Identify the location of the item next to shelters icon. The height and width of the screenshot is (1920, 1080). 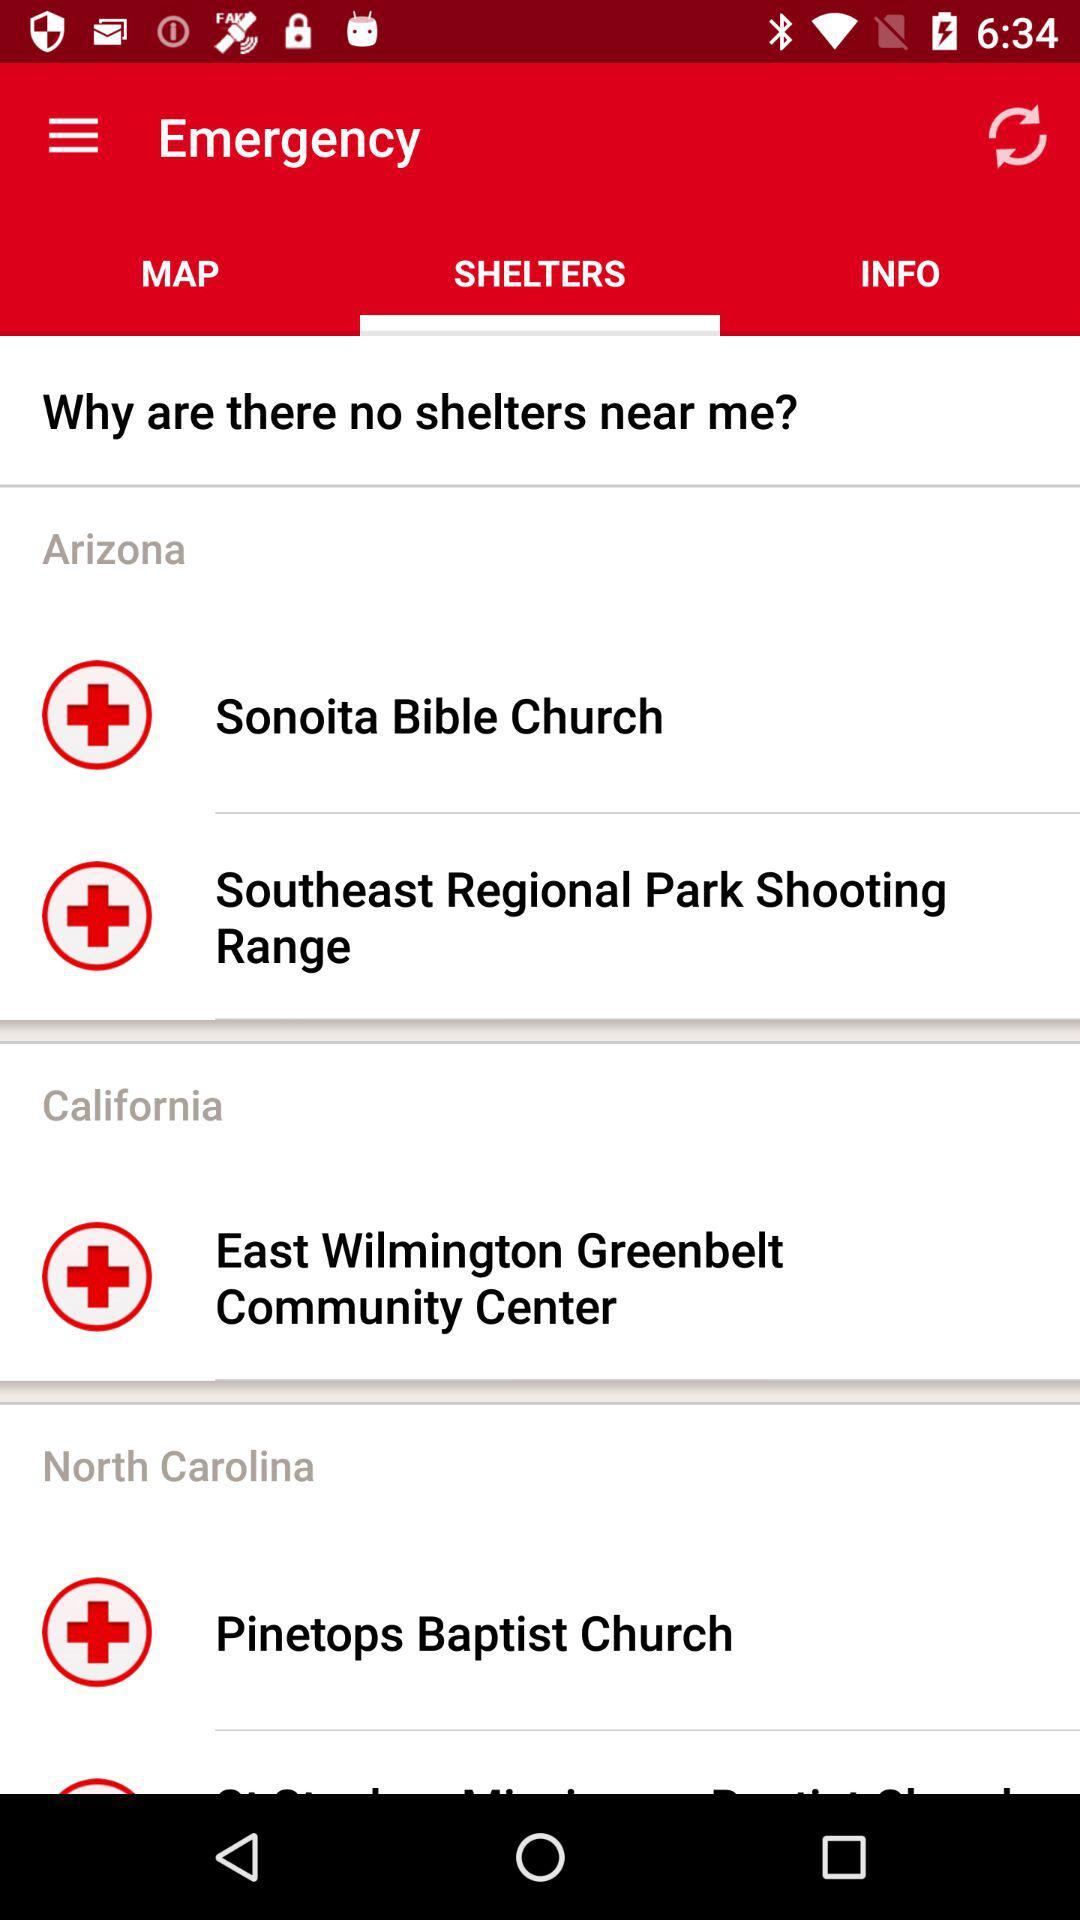
(180, 272).